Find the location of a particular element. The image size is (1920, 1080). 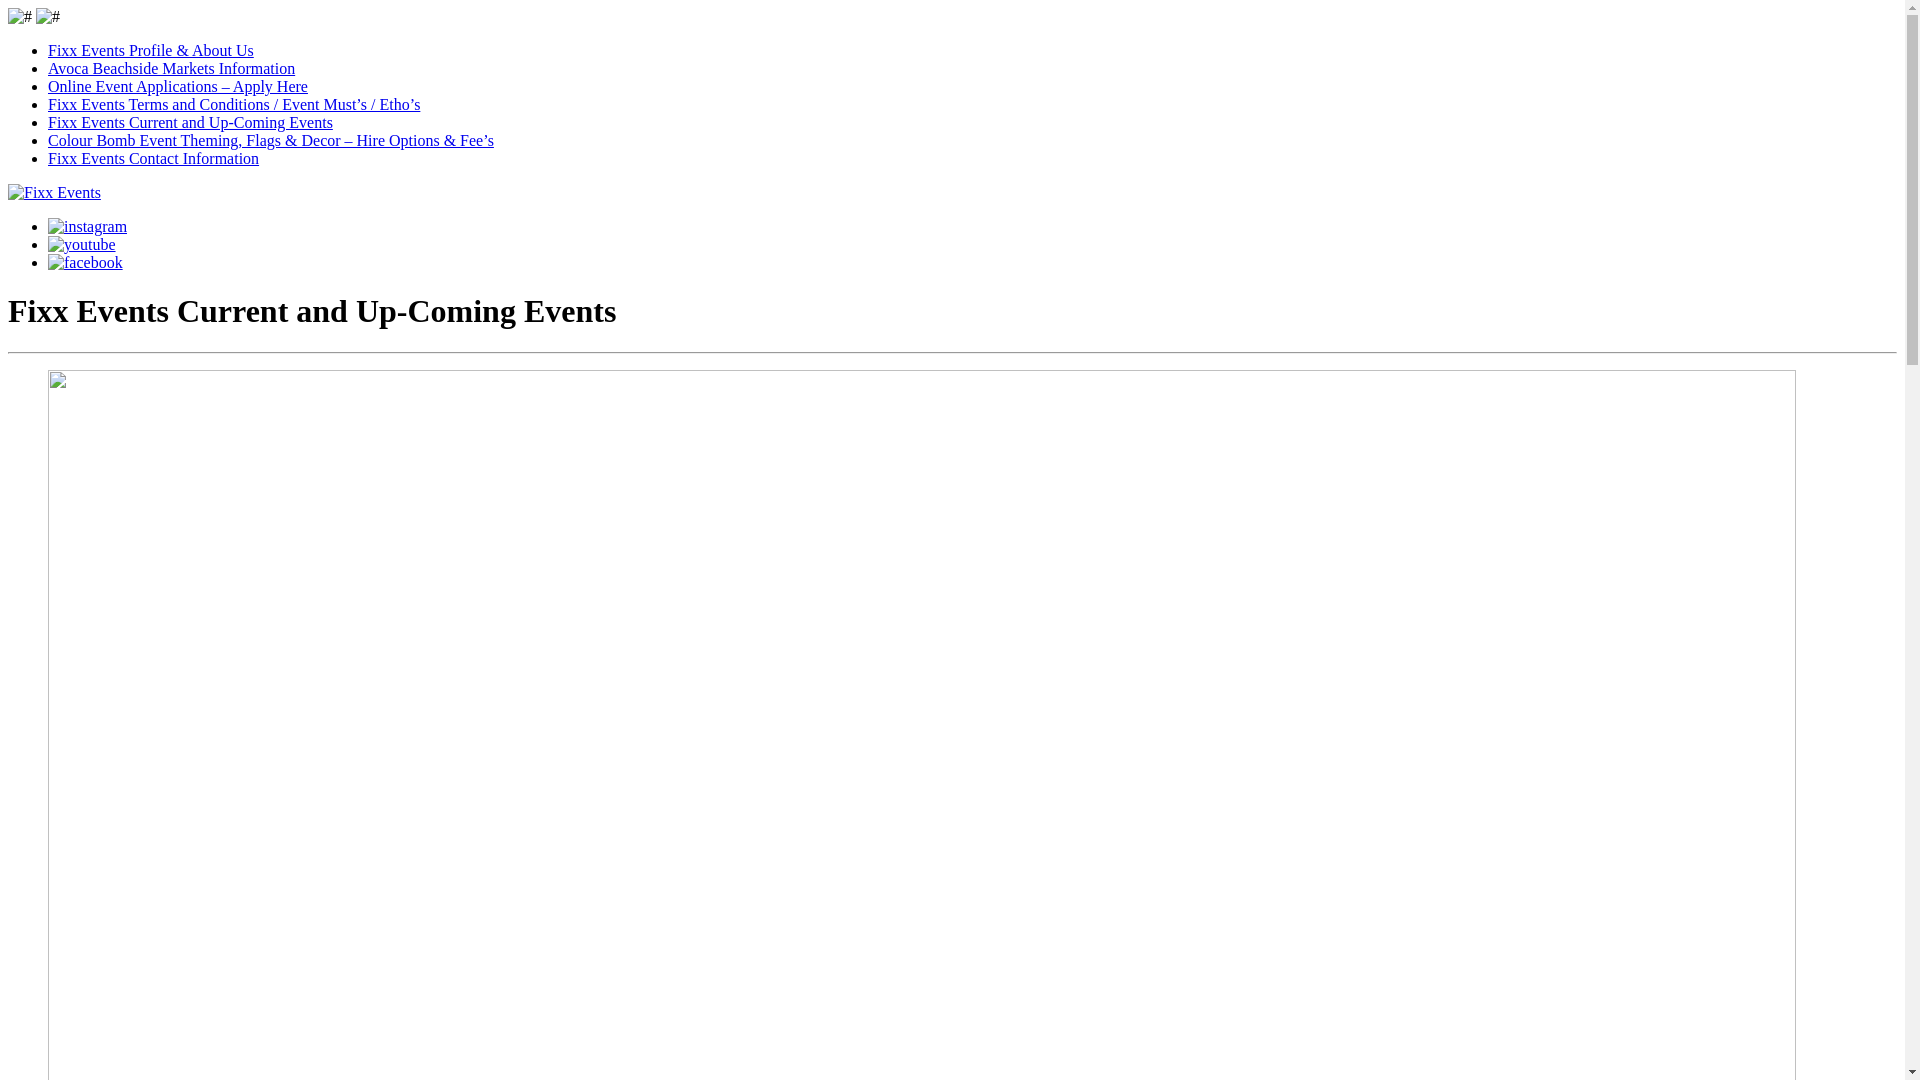

'Avoca Beachside Markets Information' is located at coordinates (171, 67).